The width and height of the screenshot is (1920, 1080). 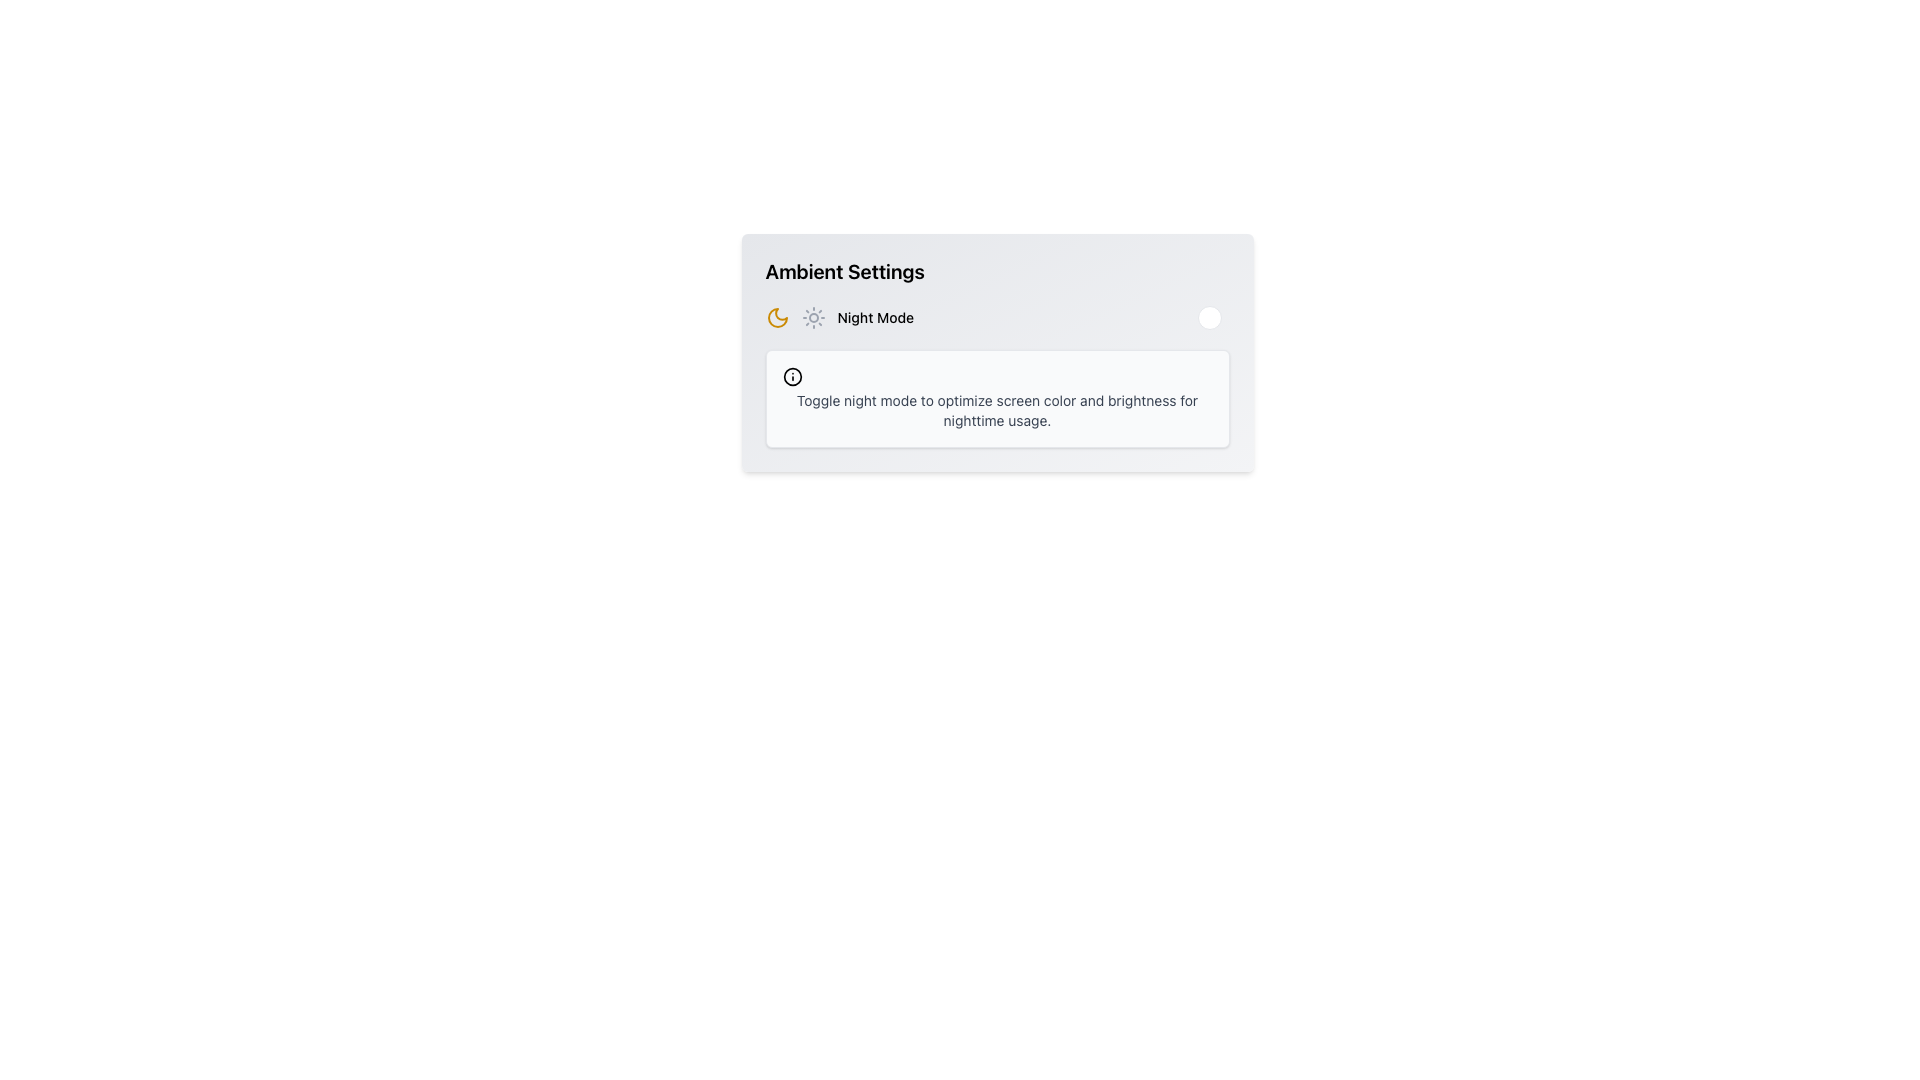 What do you see at coordinates (1200, 316) in the screenshot?
I see `the toggle switch for 'Night Mode' to change its state, which activates or deactivates the feature` at bounding box center [1200, 316].